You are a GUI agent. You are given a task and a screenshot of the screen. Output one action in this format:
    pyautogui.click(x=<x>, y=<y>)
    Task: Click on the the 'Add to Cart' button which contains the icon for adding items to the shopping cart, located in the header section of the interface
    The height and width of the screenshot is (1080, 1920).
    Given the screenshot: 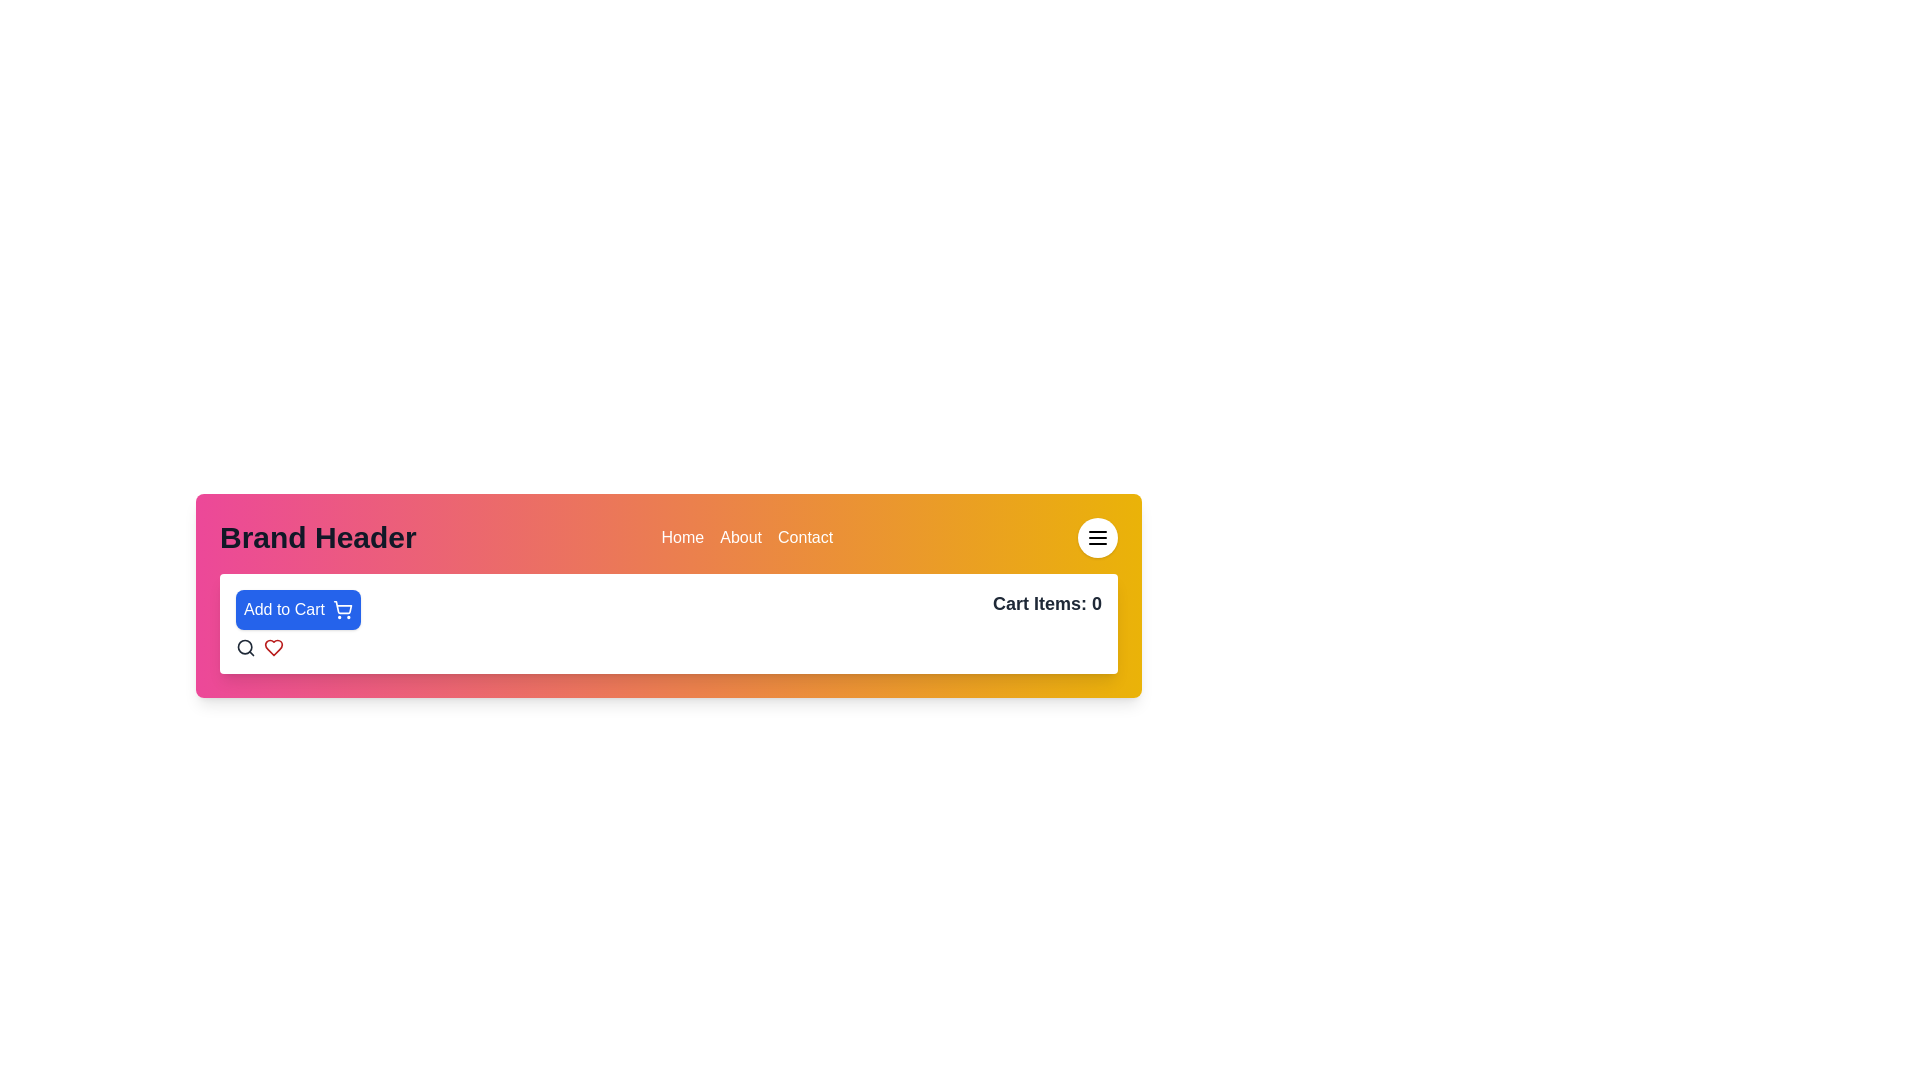 What is the action you would take?
    pyautogui.click(x=342, y=608)
    